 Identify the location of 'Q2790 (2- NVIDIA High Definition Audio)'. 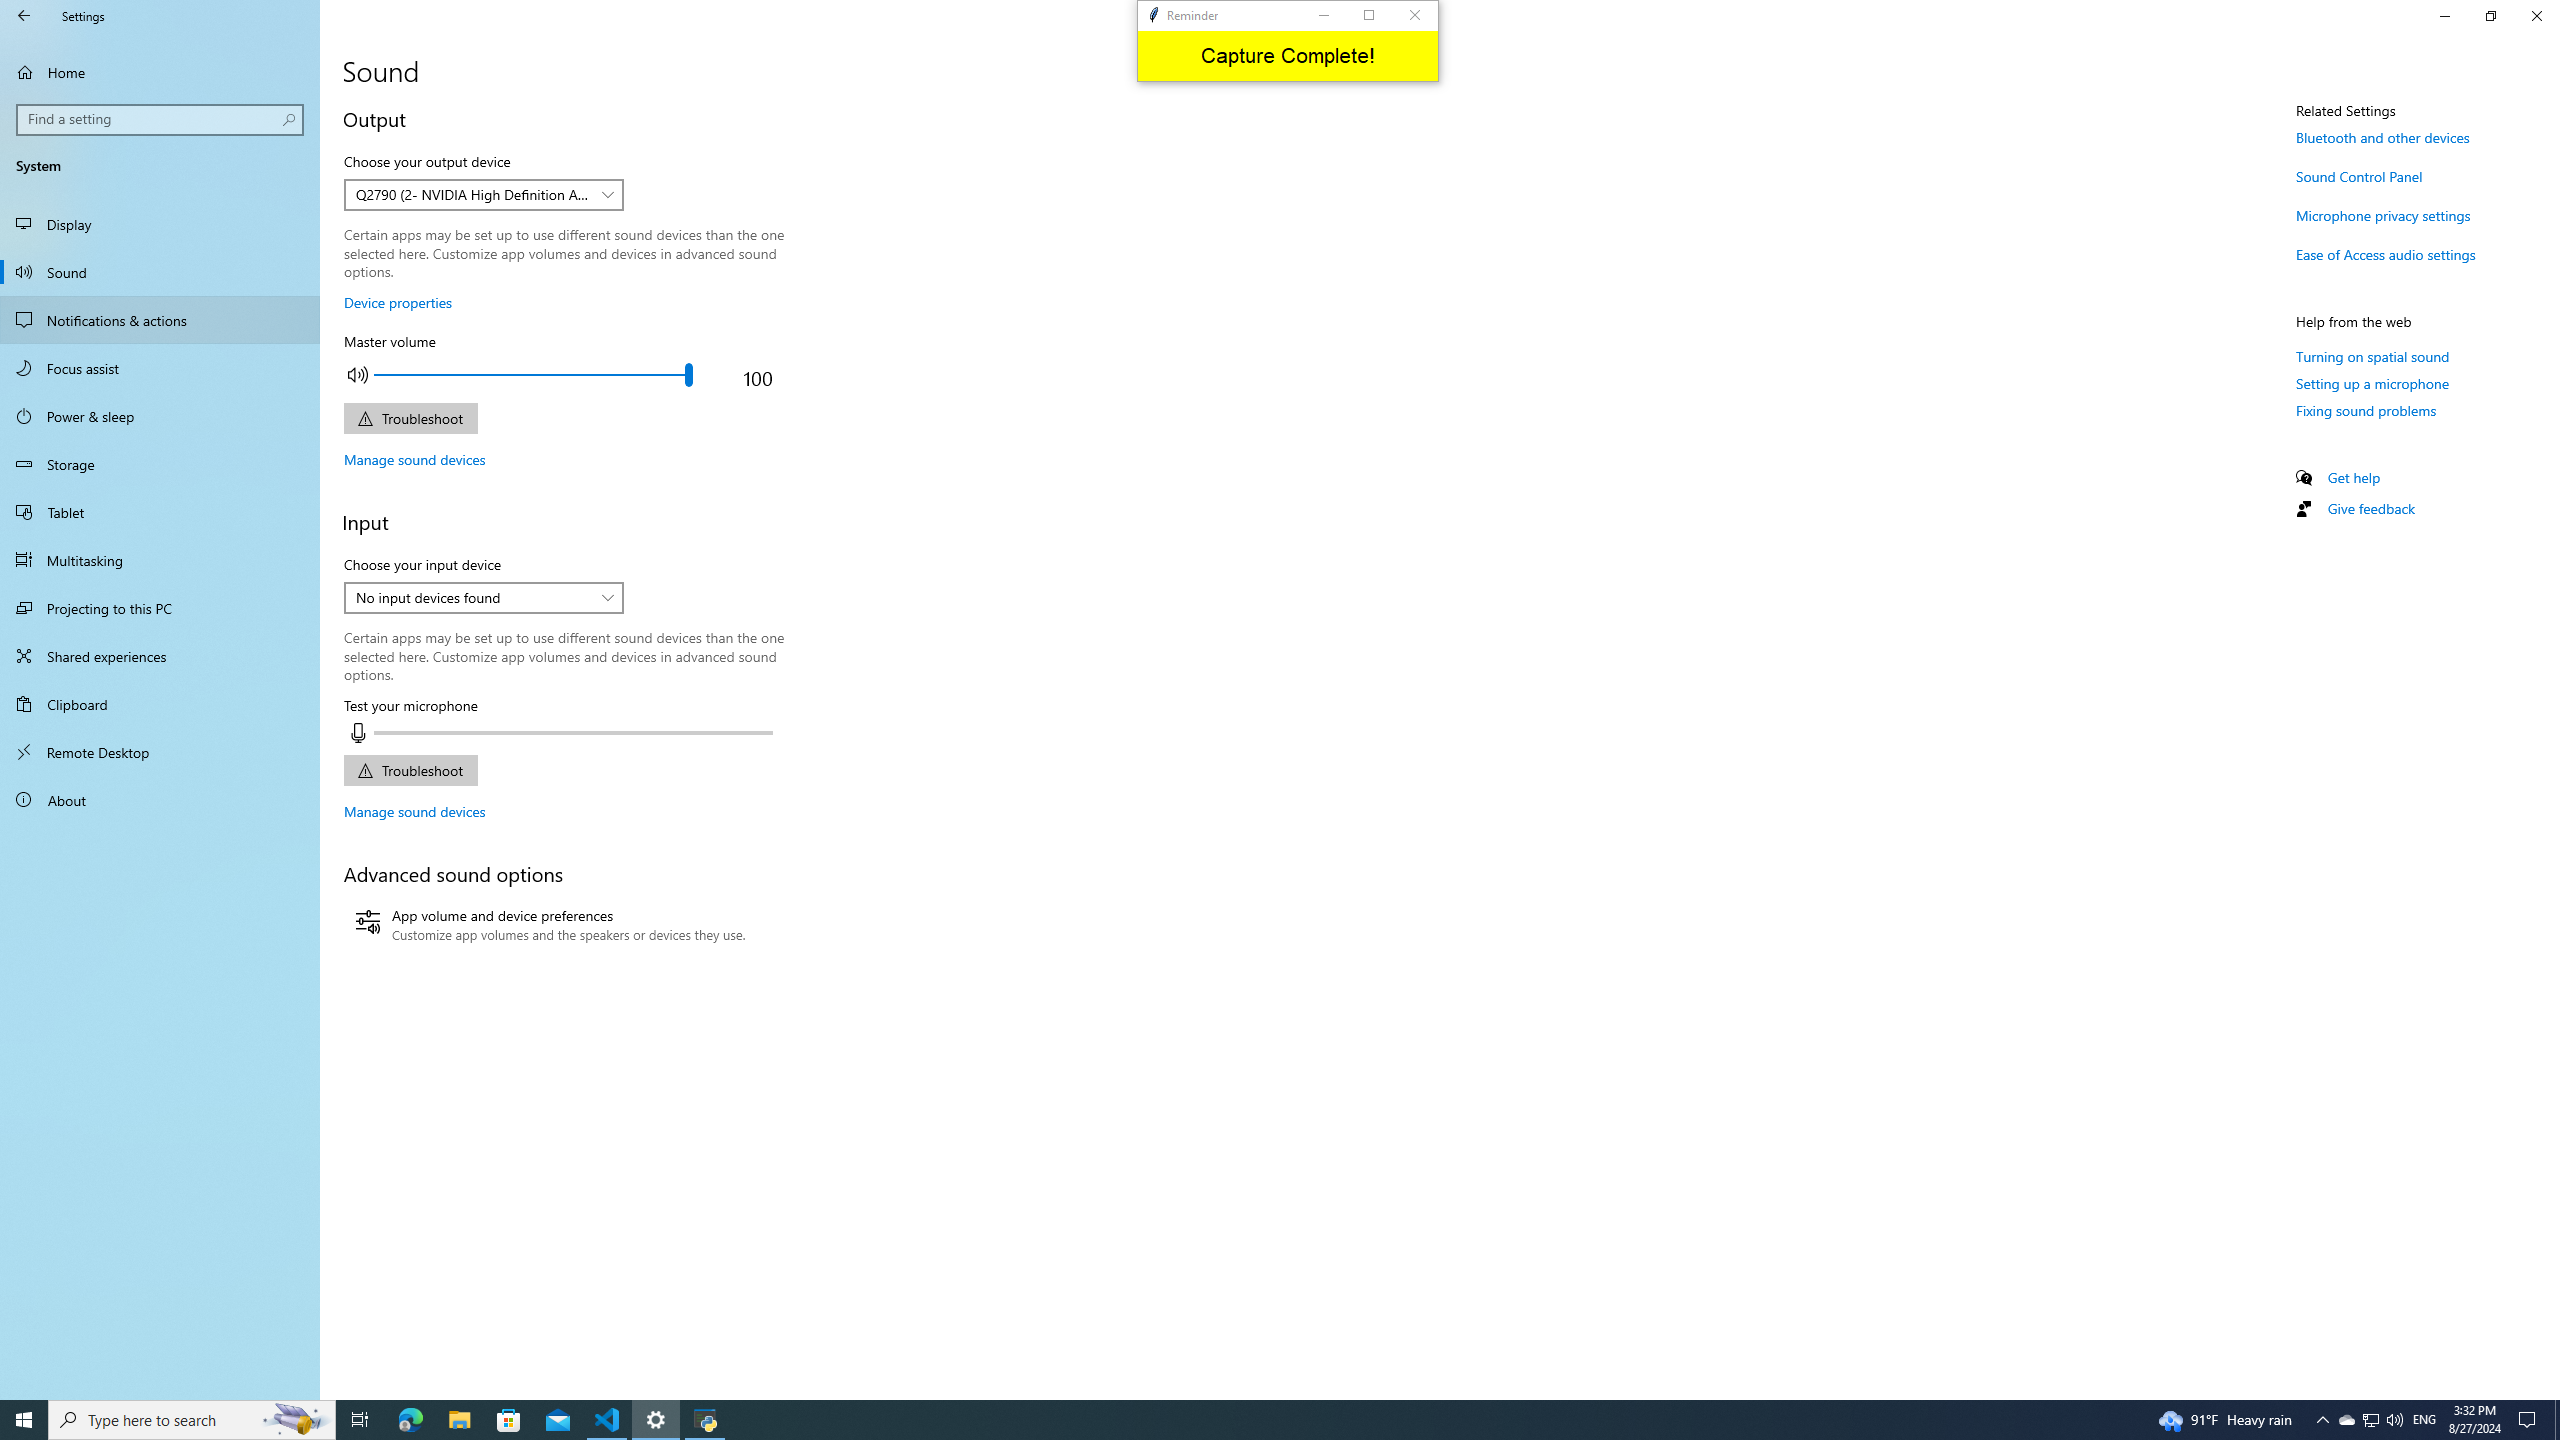
(472, 194).